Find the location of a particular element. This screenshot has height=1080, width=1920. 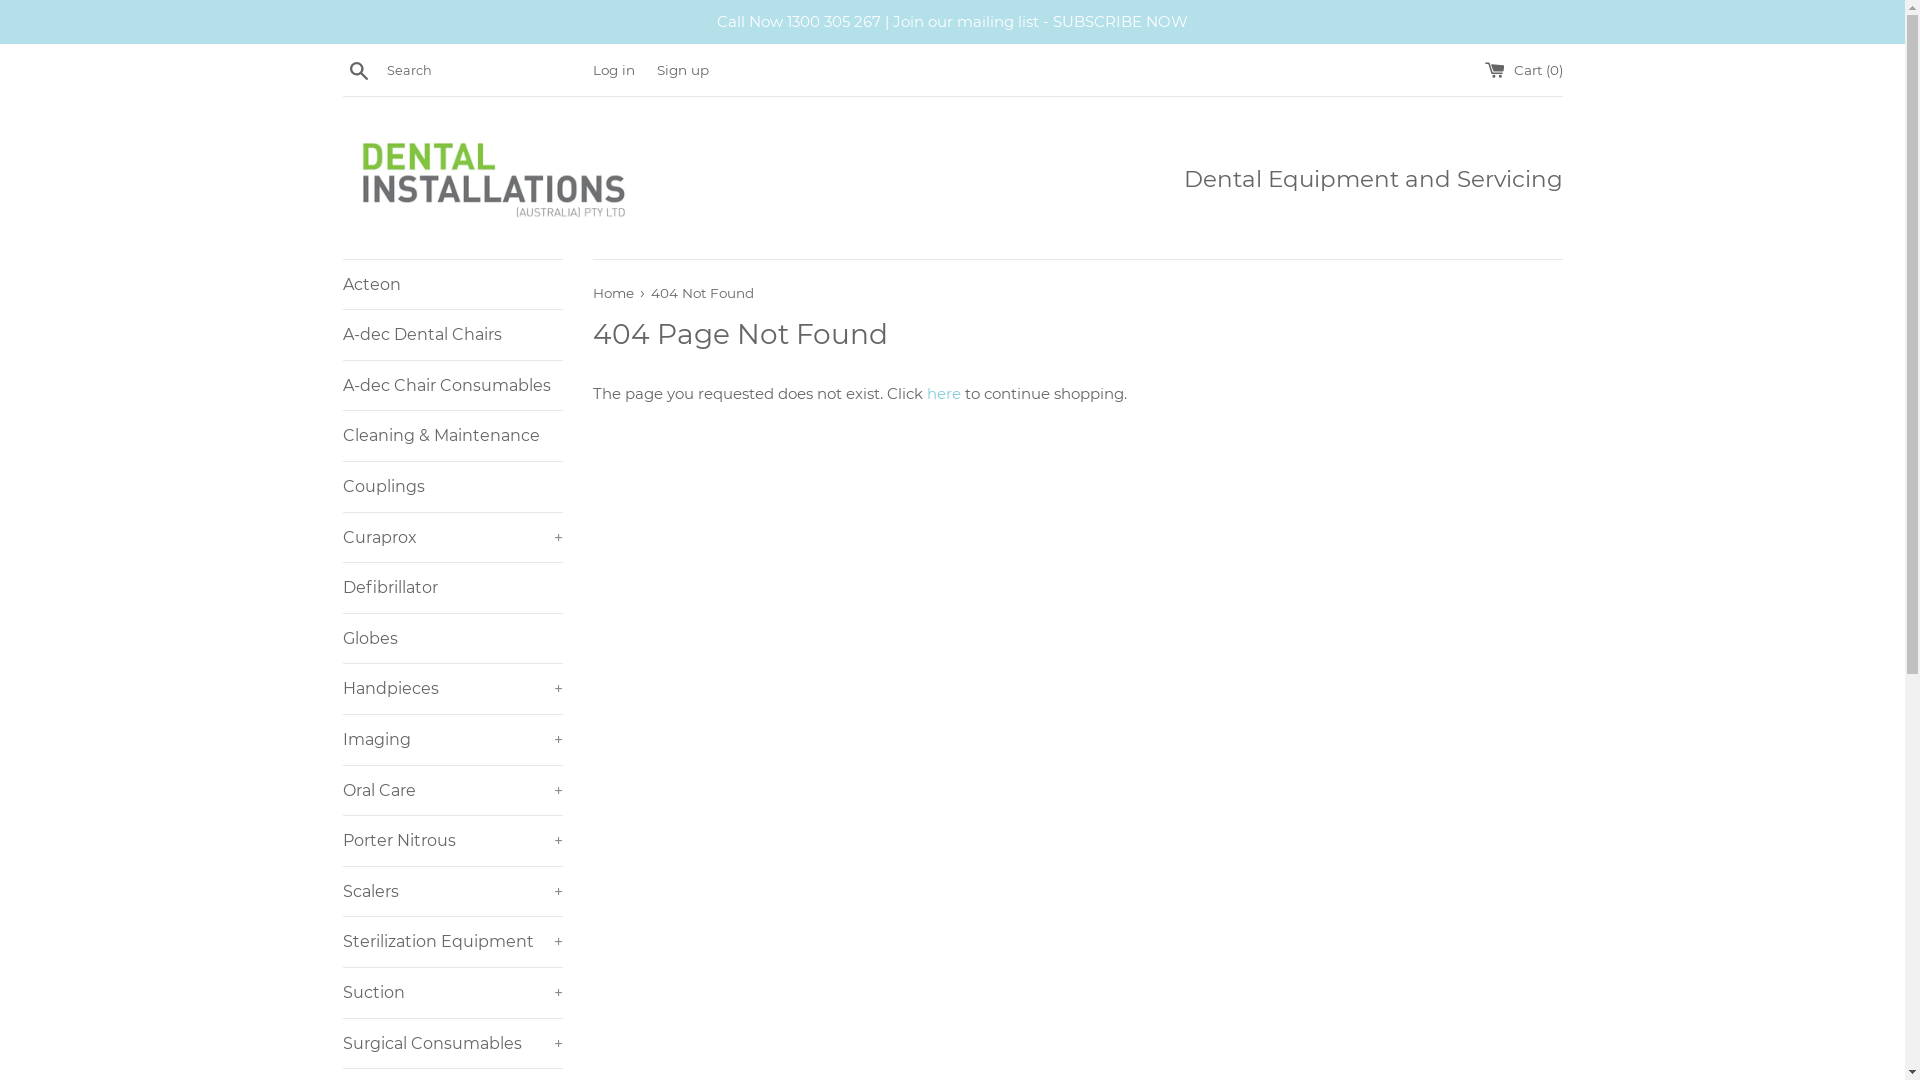

'Search' is located at coordinates (358, 68).